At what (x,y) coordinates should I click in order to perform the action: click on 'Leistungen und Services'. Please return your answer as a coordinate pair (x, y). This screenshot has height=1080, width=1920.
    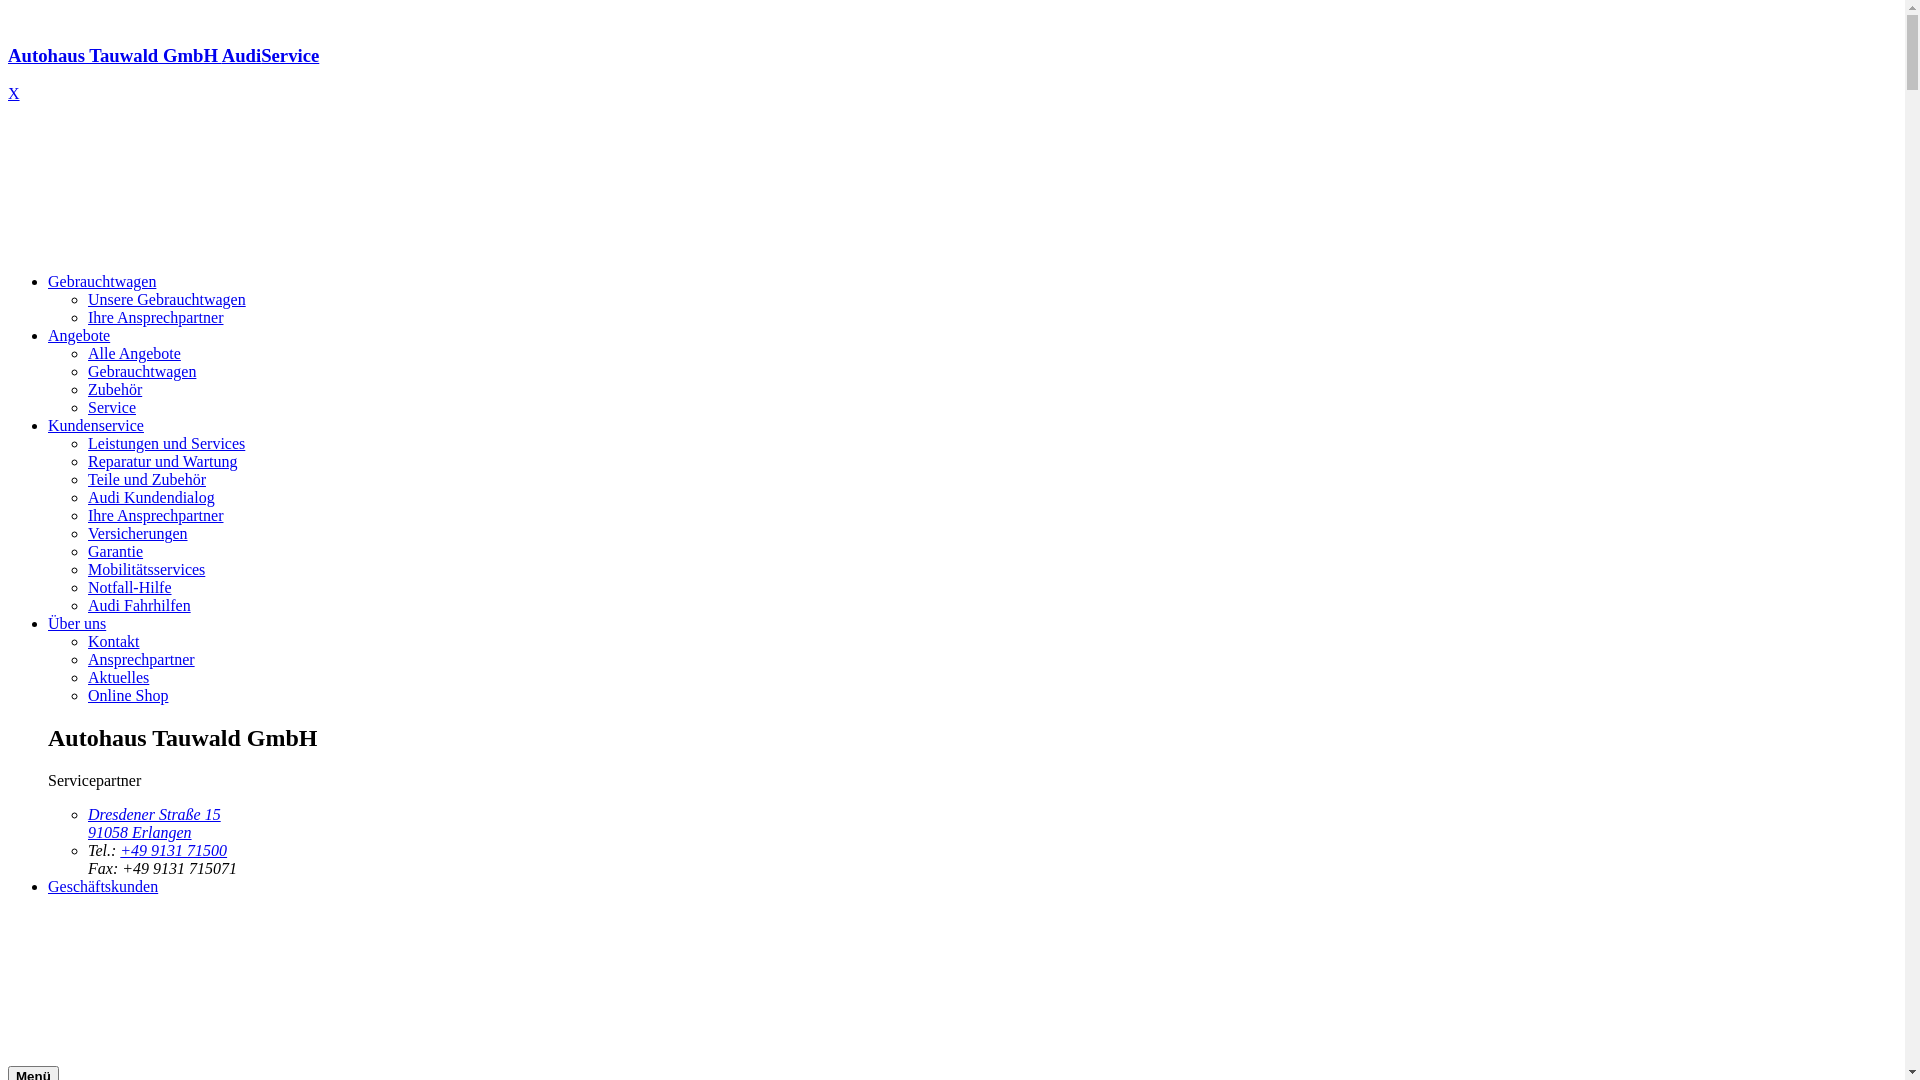
    Looking at the image, I should click on (166, 442).